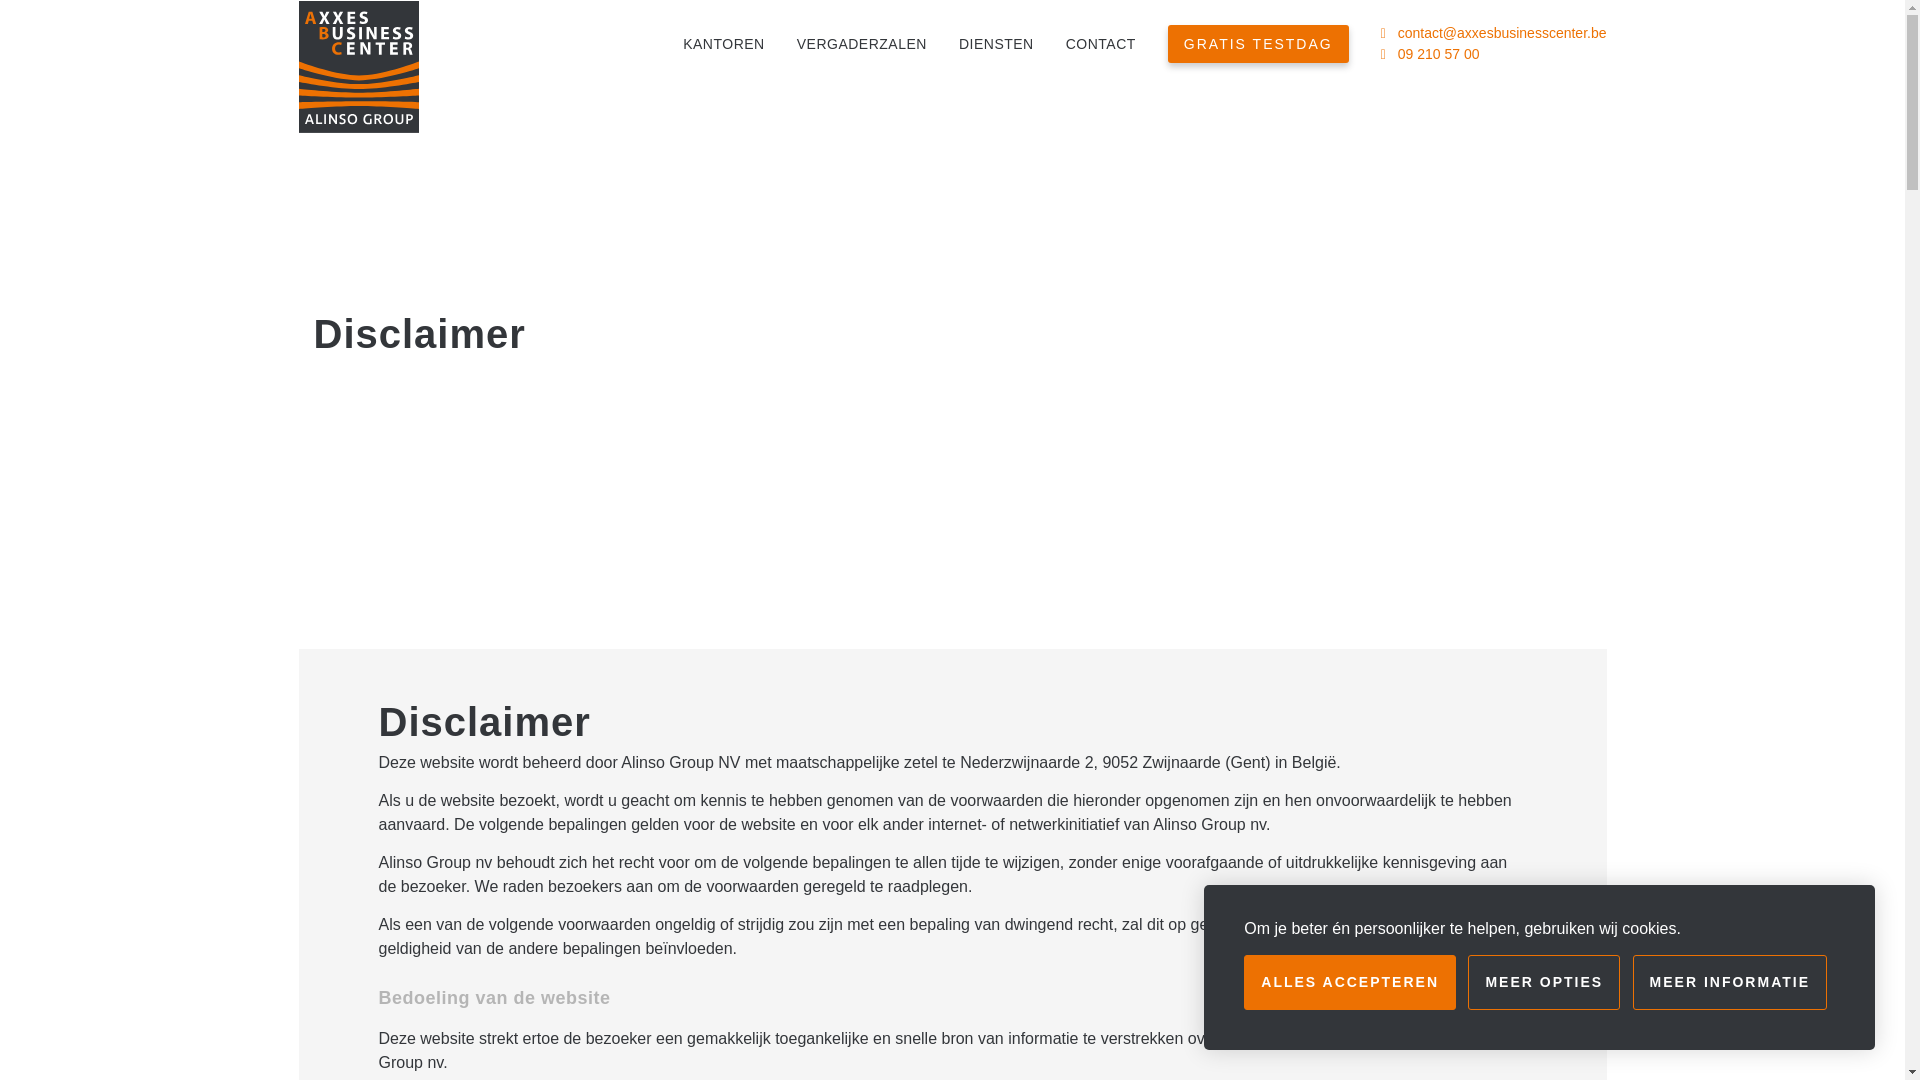 This screenshot has width=1920, height=1080. What do you see at coordinates (1438, 53) in the screenshot?
I see `'09 210 57 00'` at bounding box center [1438, 53].